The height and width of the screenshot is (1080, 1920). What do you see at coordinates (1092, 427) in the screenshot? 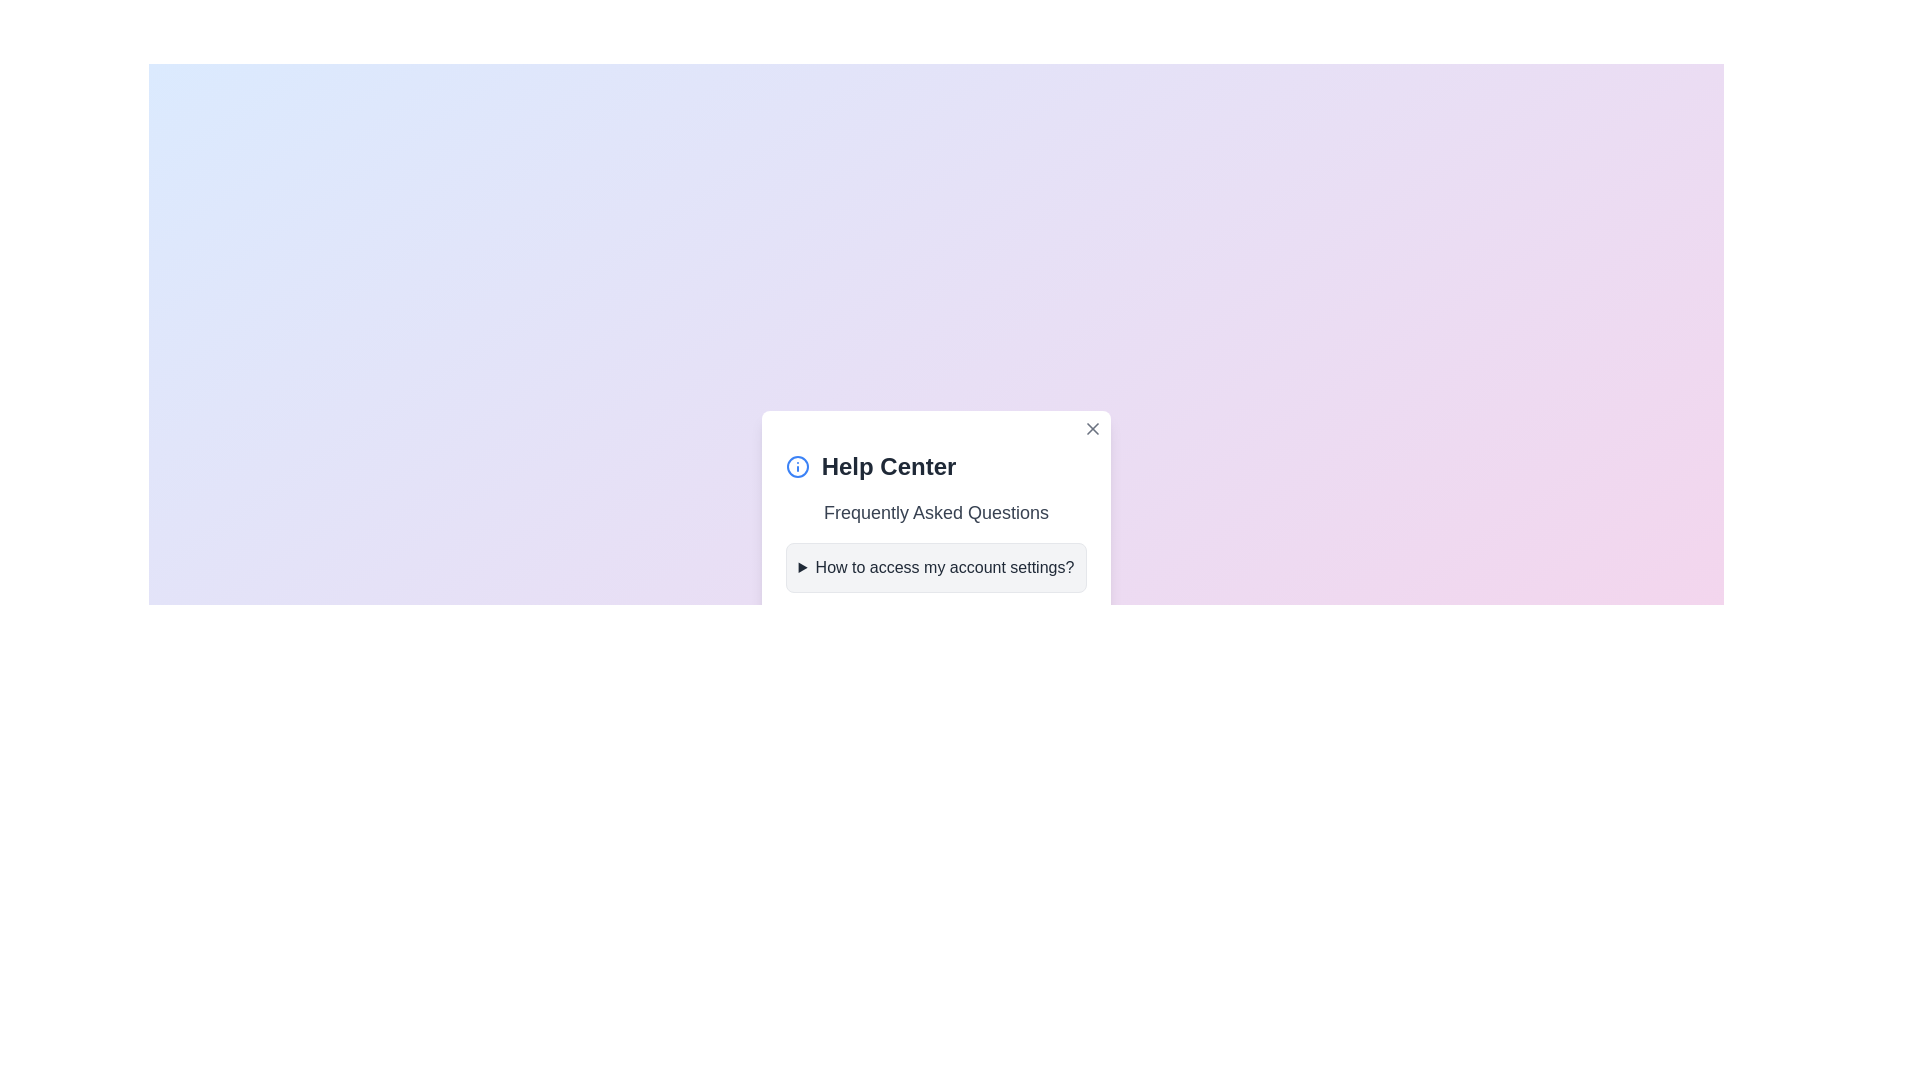
I see `the small 'X' icon close button located` at bounding box center [1092, 427].